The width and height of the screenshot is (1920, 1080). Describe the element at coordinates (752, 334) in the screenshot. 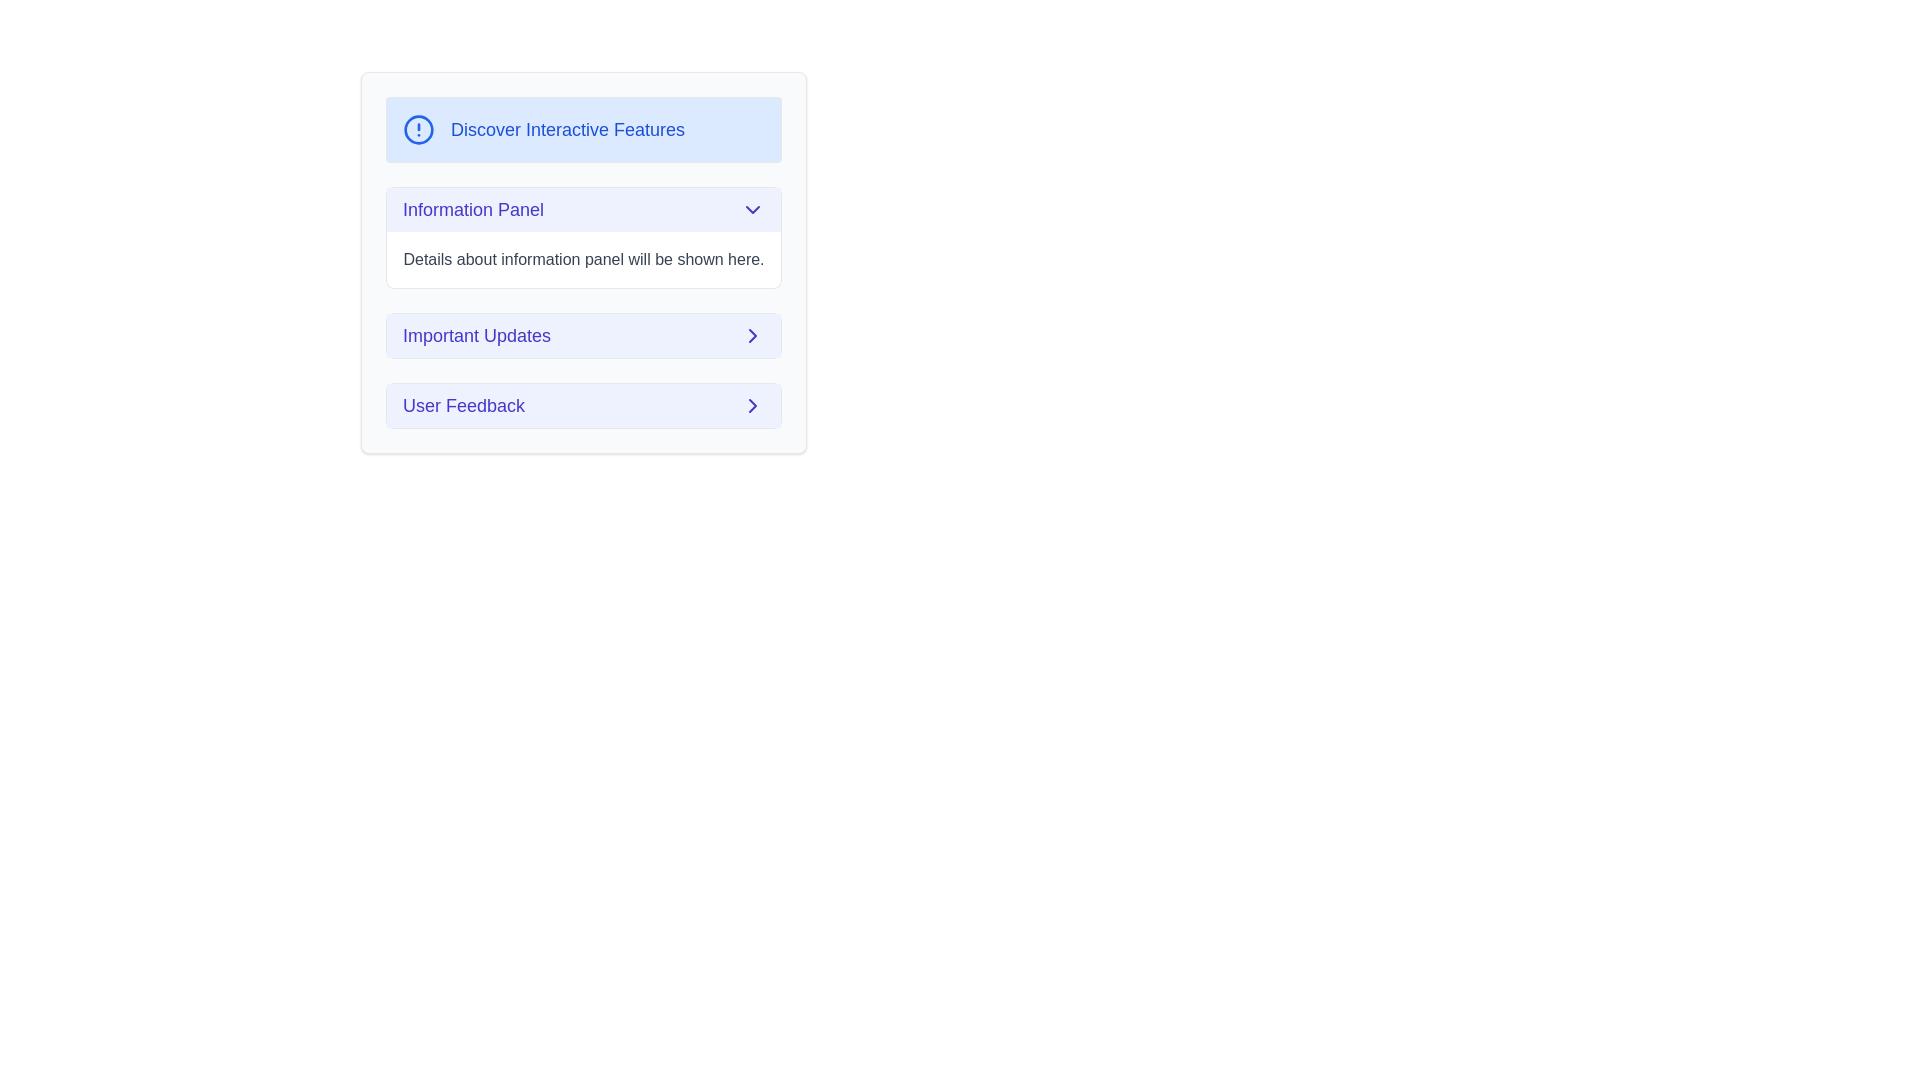

I see `the chevron arrow icon in the 'User Feedback' section of the vertically-stacked menu` at that location.